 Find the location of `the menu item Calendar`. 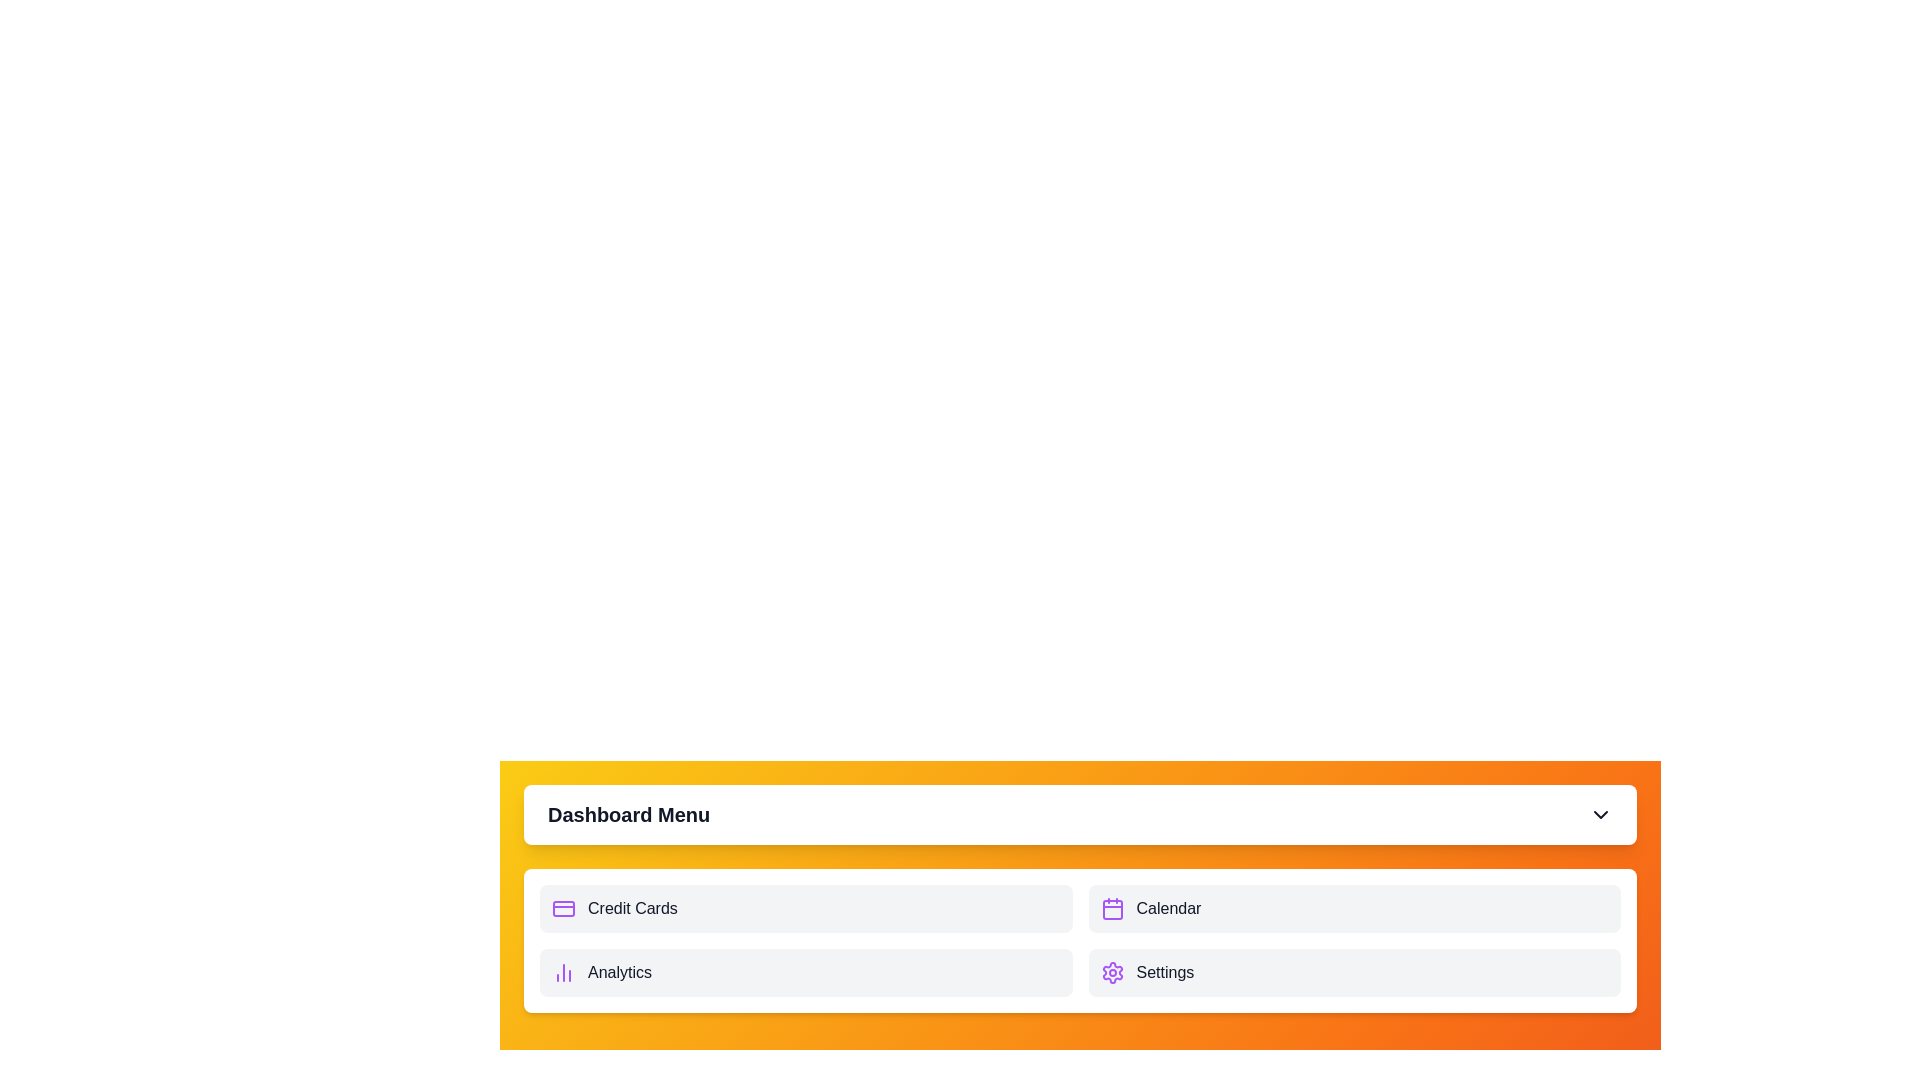

the menu item Calendar is located at coordinates (1354, 909).